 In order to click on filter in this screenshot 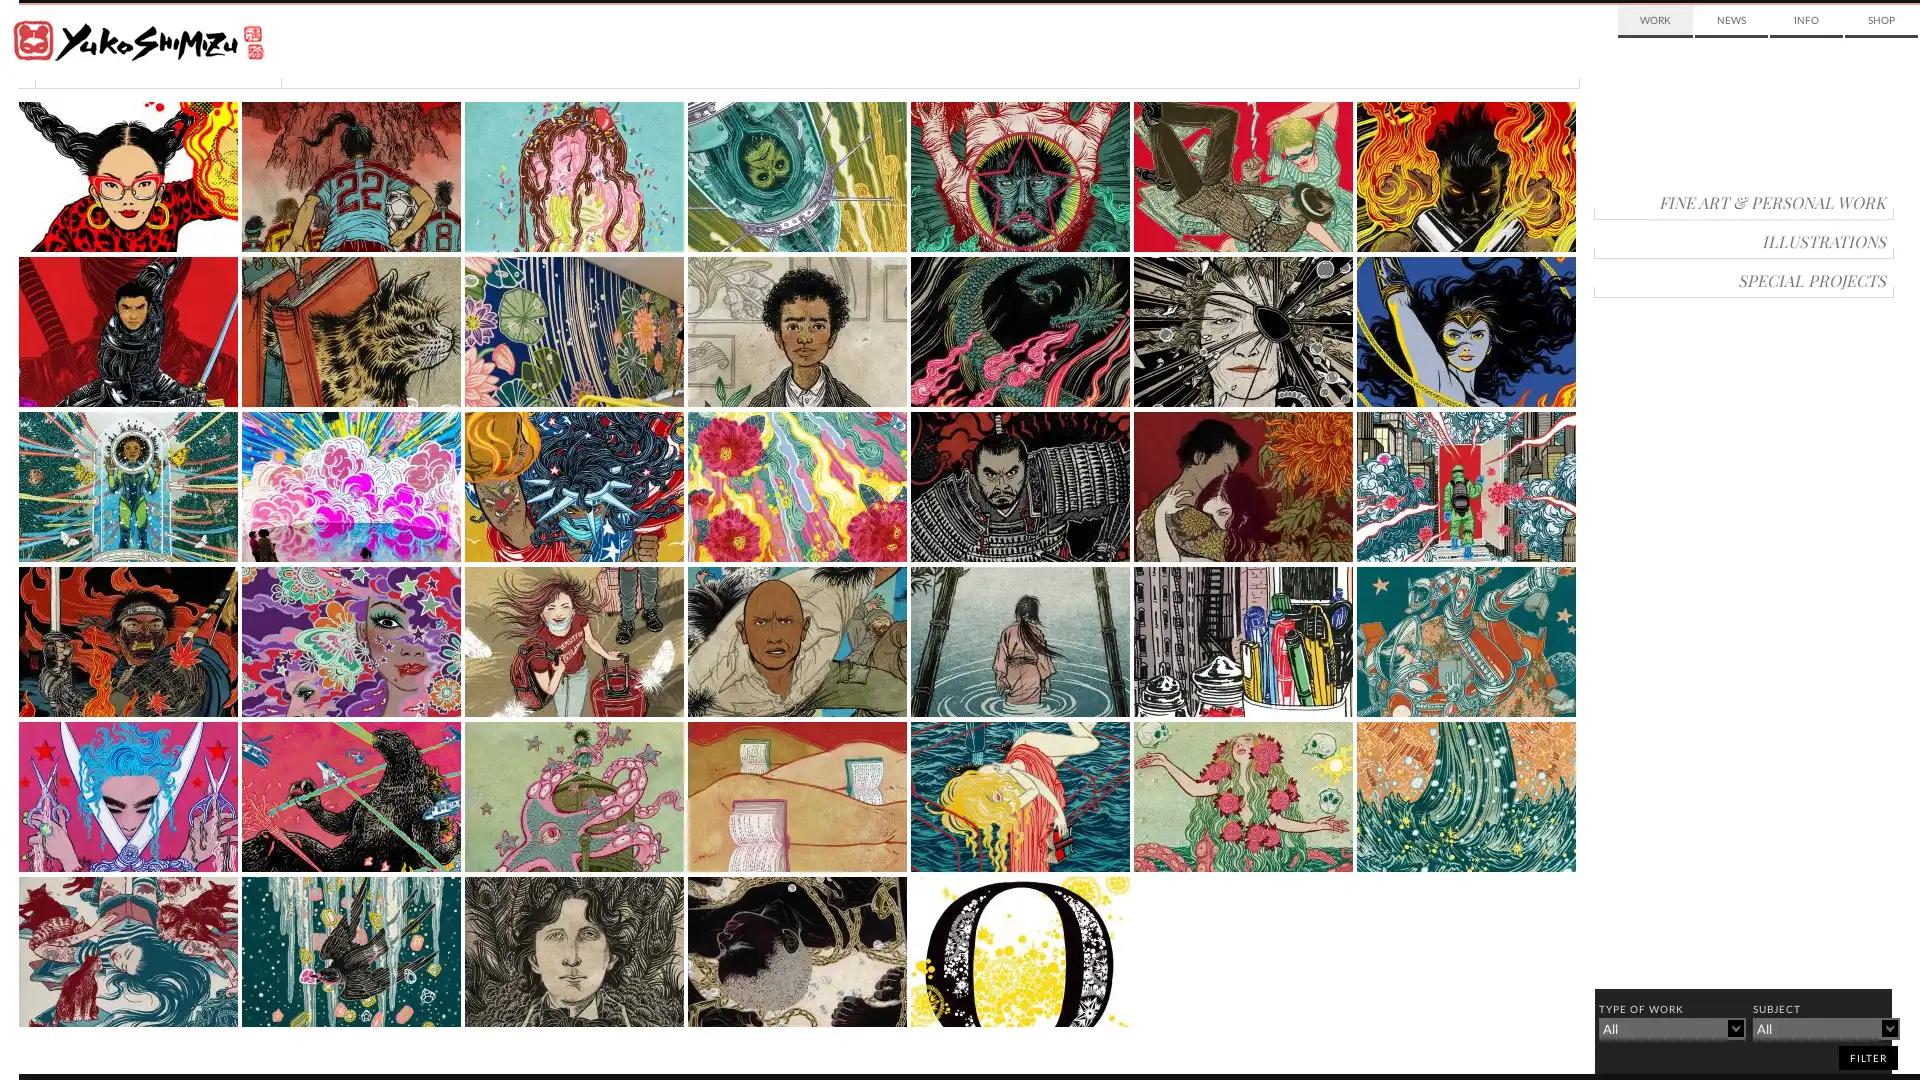, I will do `click(1867, 1055)`.